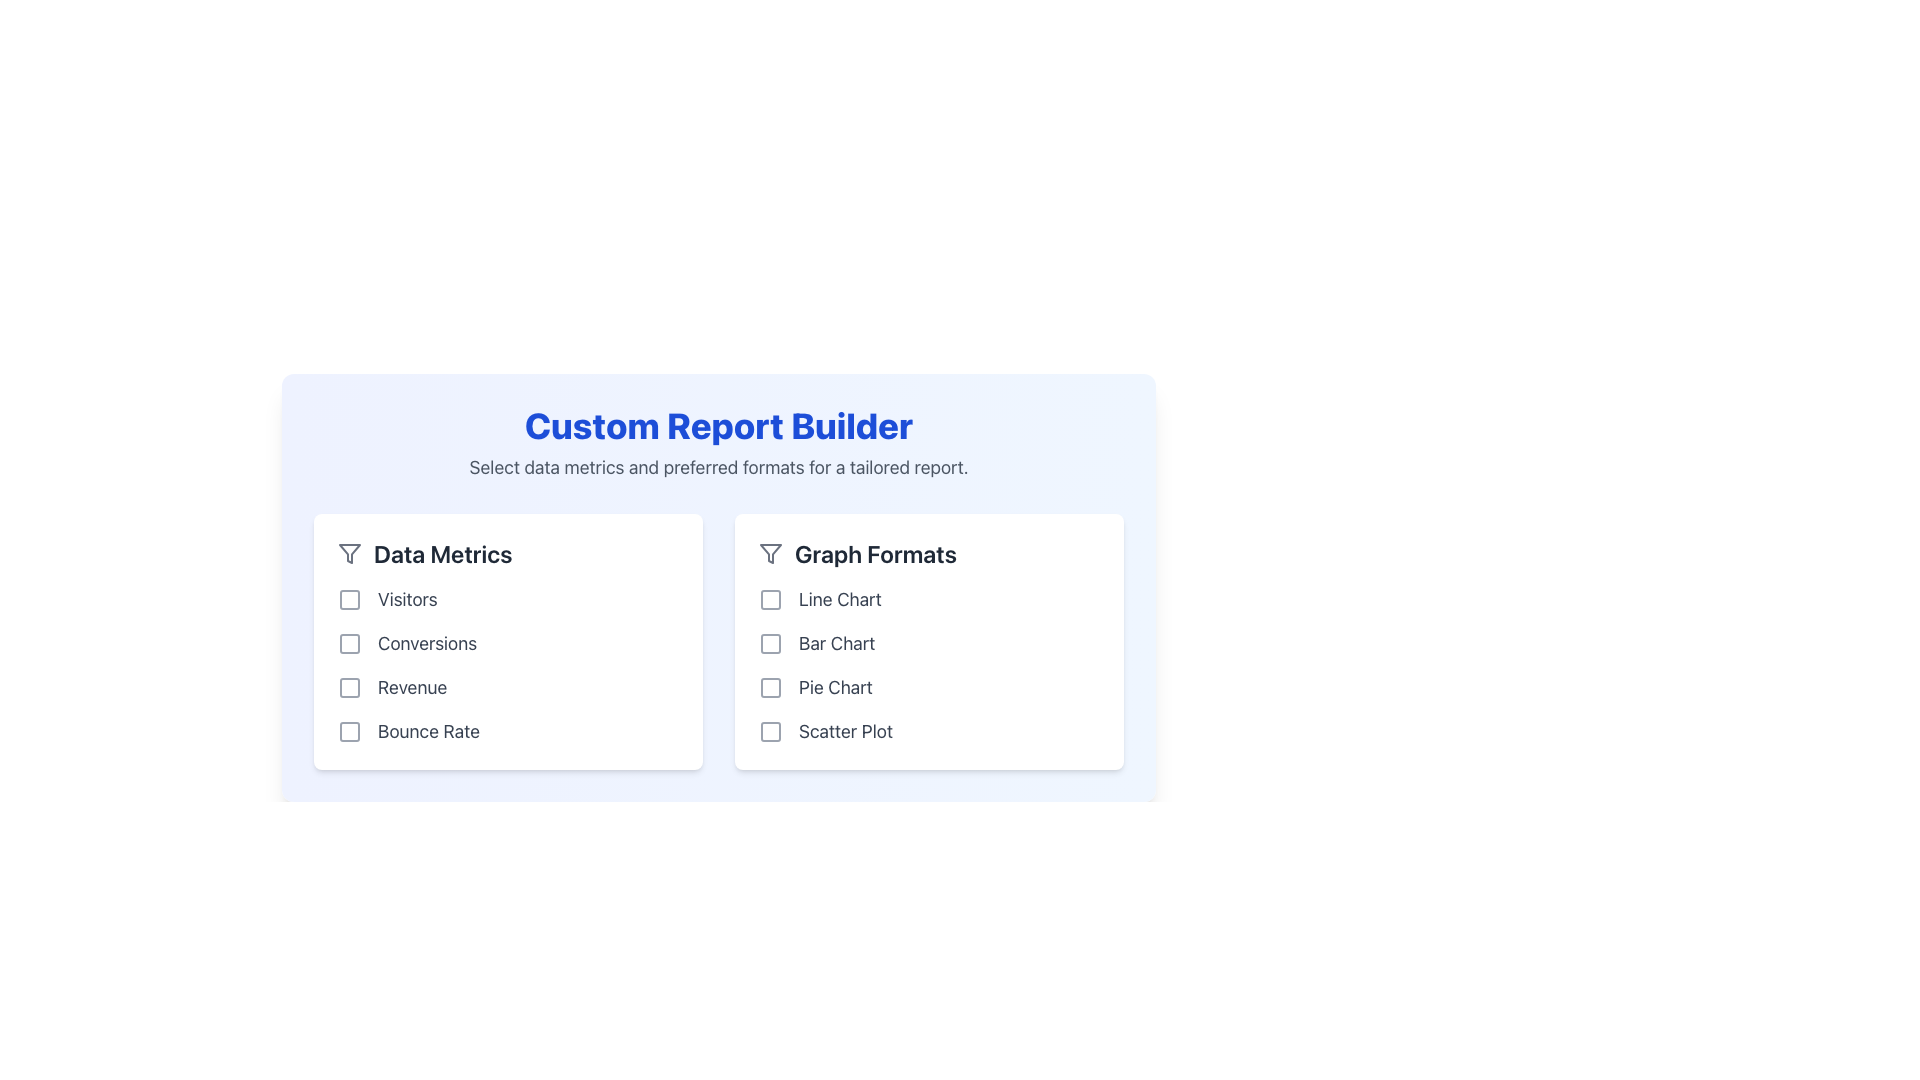 This screenshot has width=1920, height=1080. Describe the element at coordinates (770, 732) in the screenshot. I see `the graphical checkbox component for the 'Scatter Plot' option located in the 'Graph Formats' section of the custom report builder interface` at that location.